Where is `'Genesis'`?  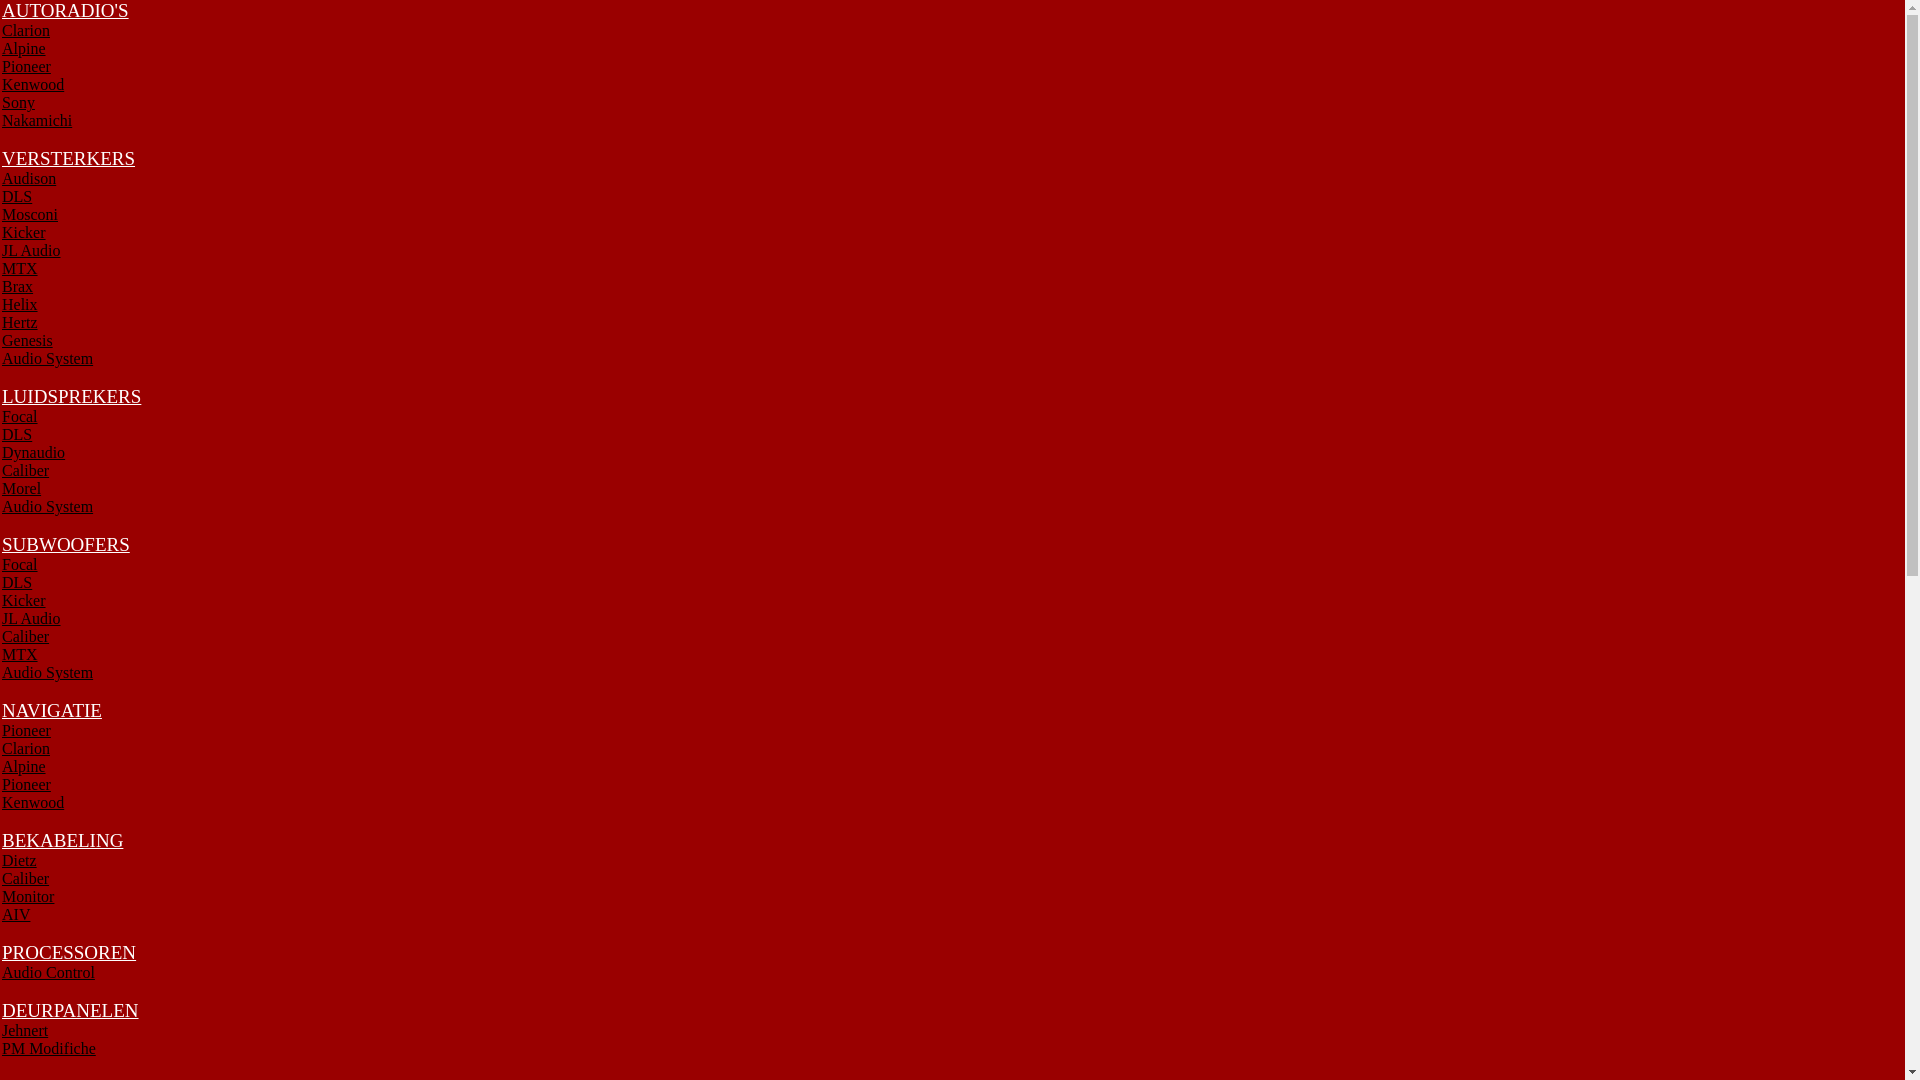
'Genesis' is located at coordinates (1, 339).